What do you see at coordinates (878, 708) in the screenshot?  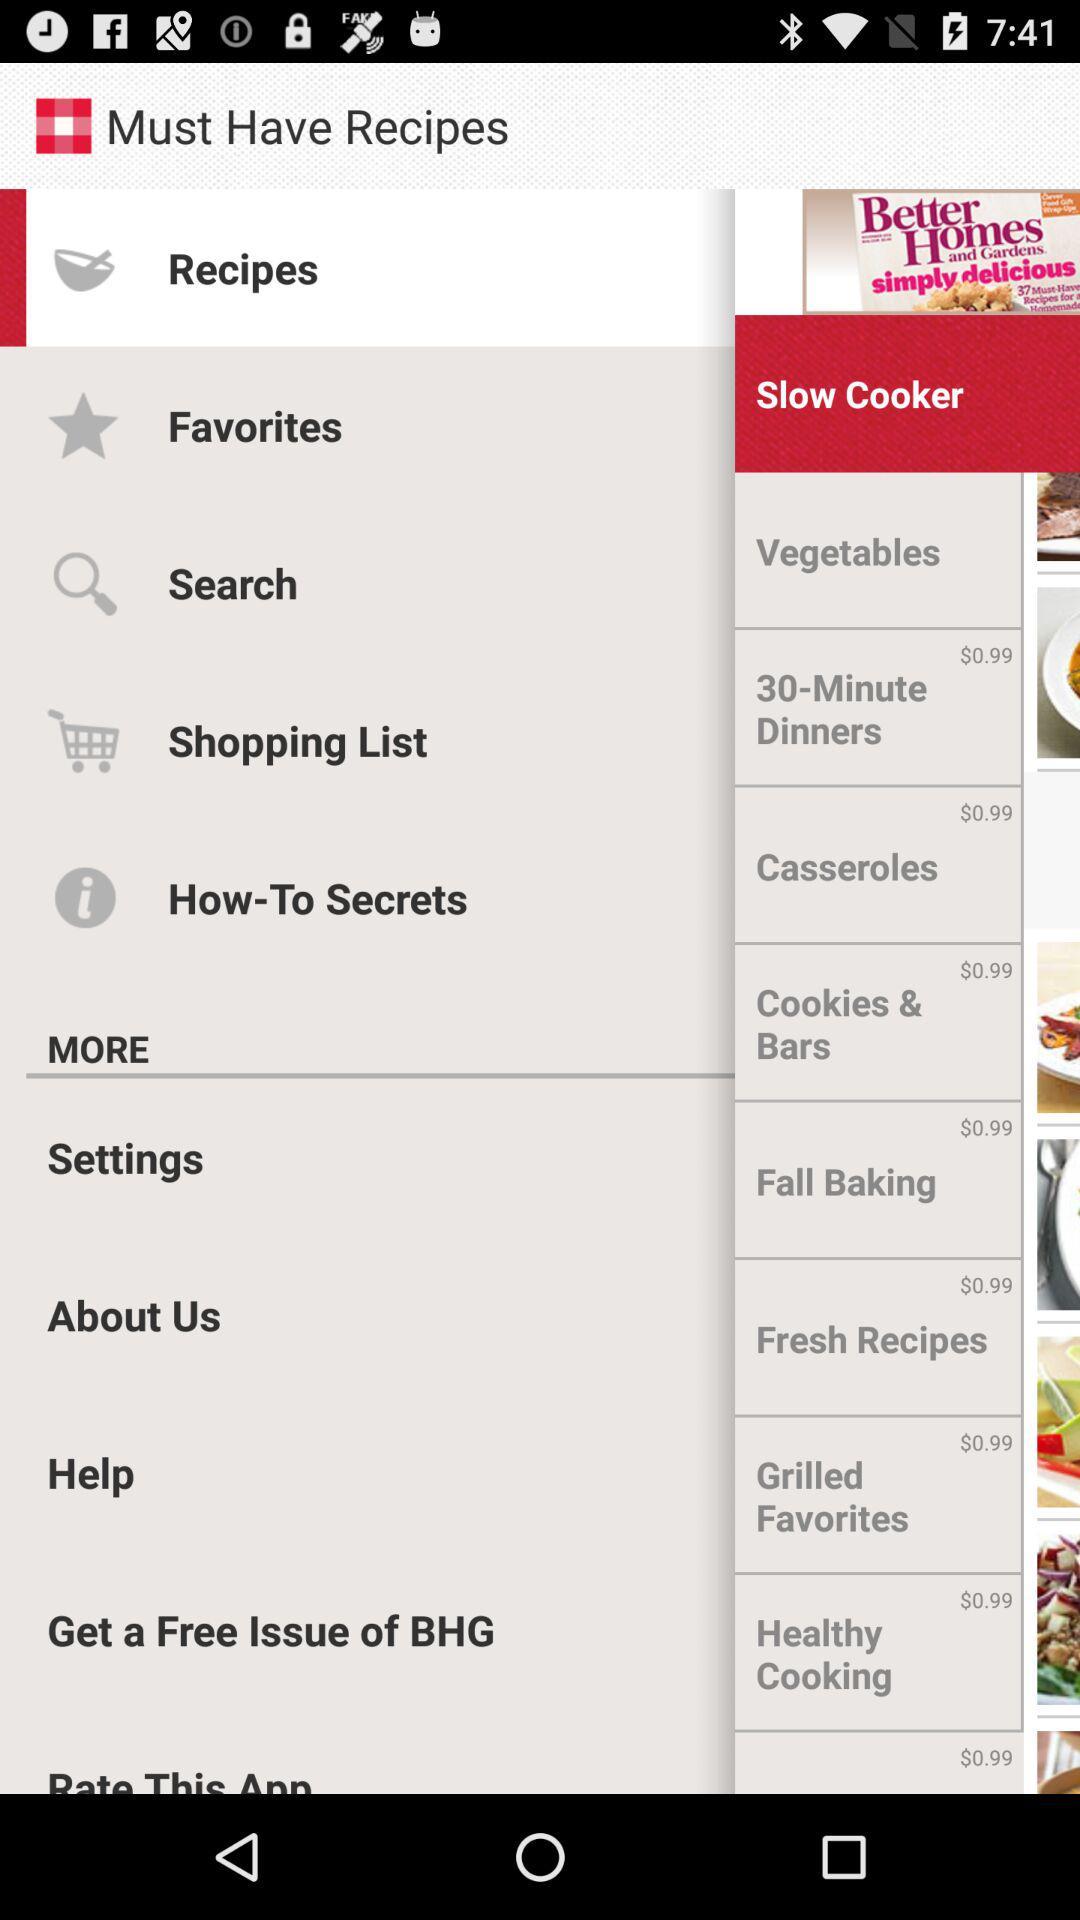 I see `the item to the right of the shopping list` at bounding box center [878, 708].